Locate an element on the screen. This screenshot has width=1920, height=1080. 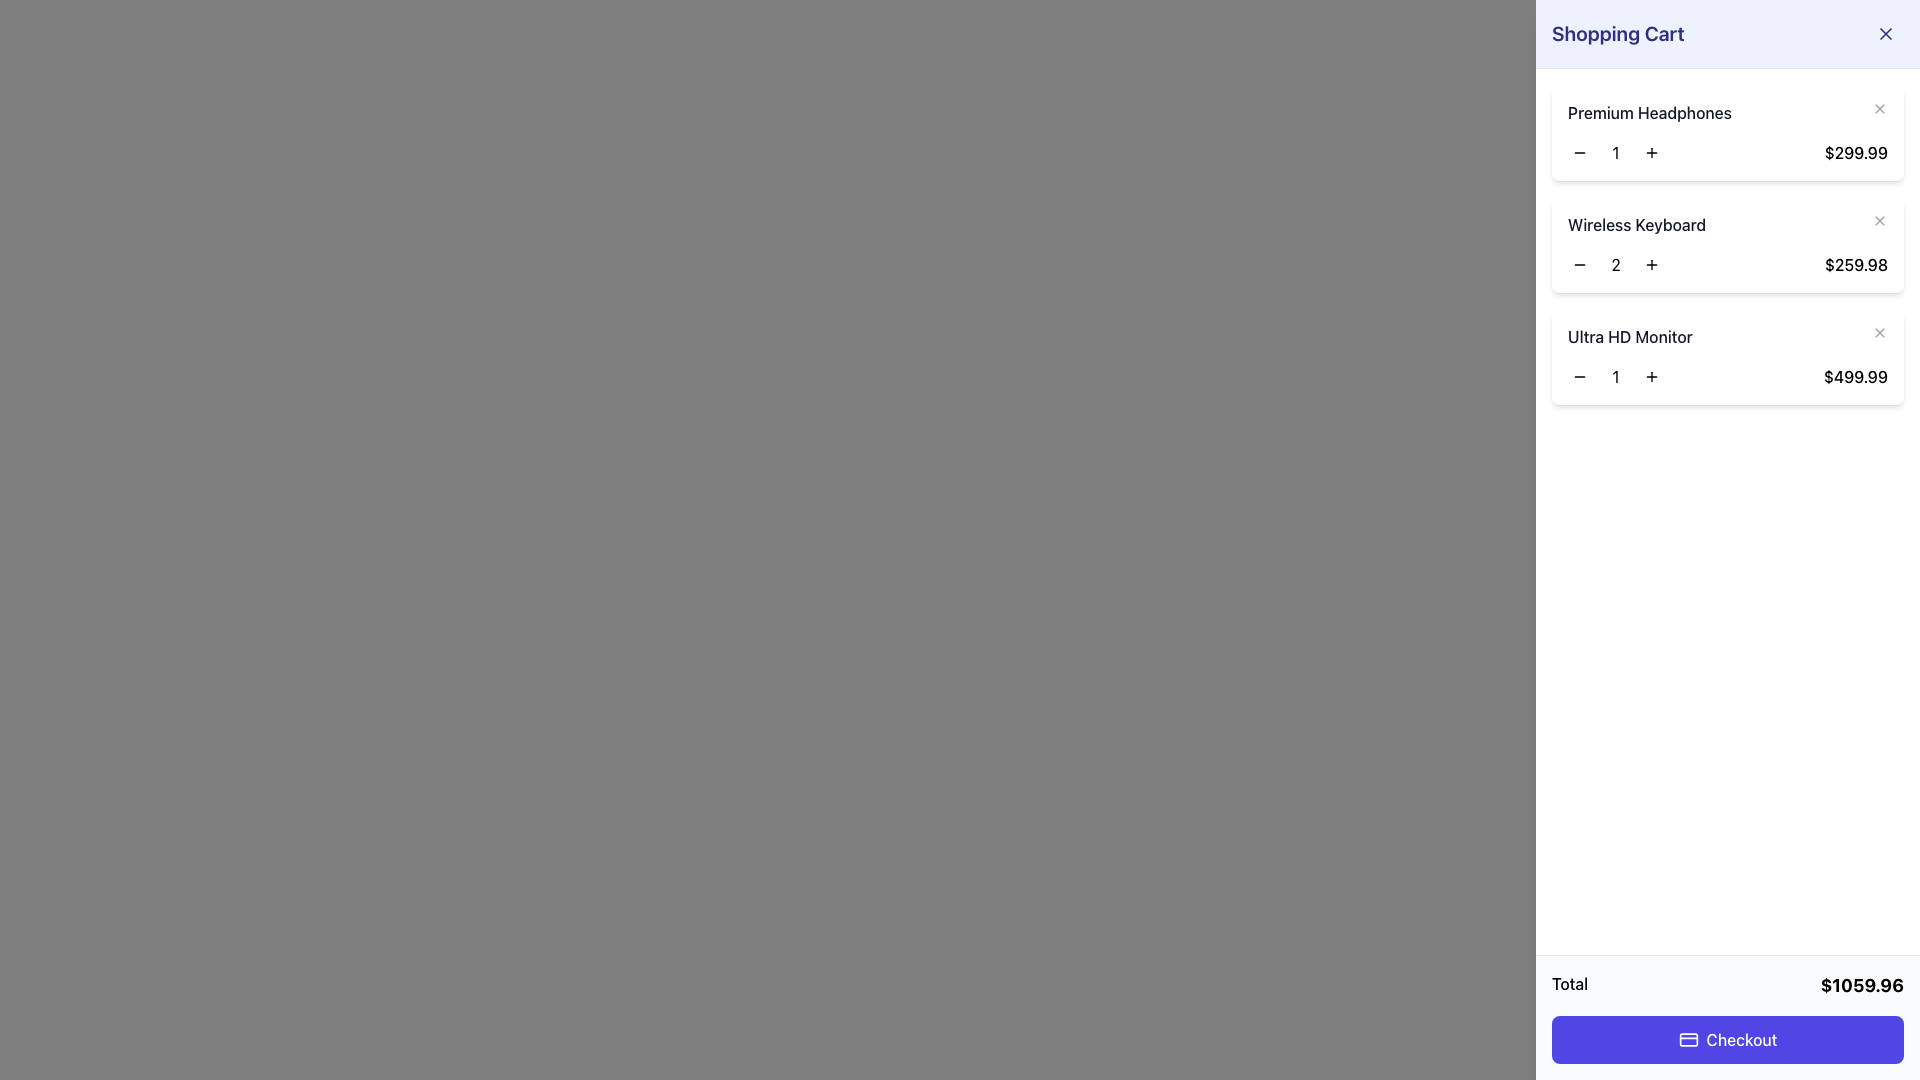
the plus icon button located within the 'Ultra HD Monitor' interface in the shopping cart is located at coordinates (1651, 377).